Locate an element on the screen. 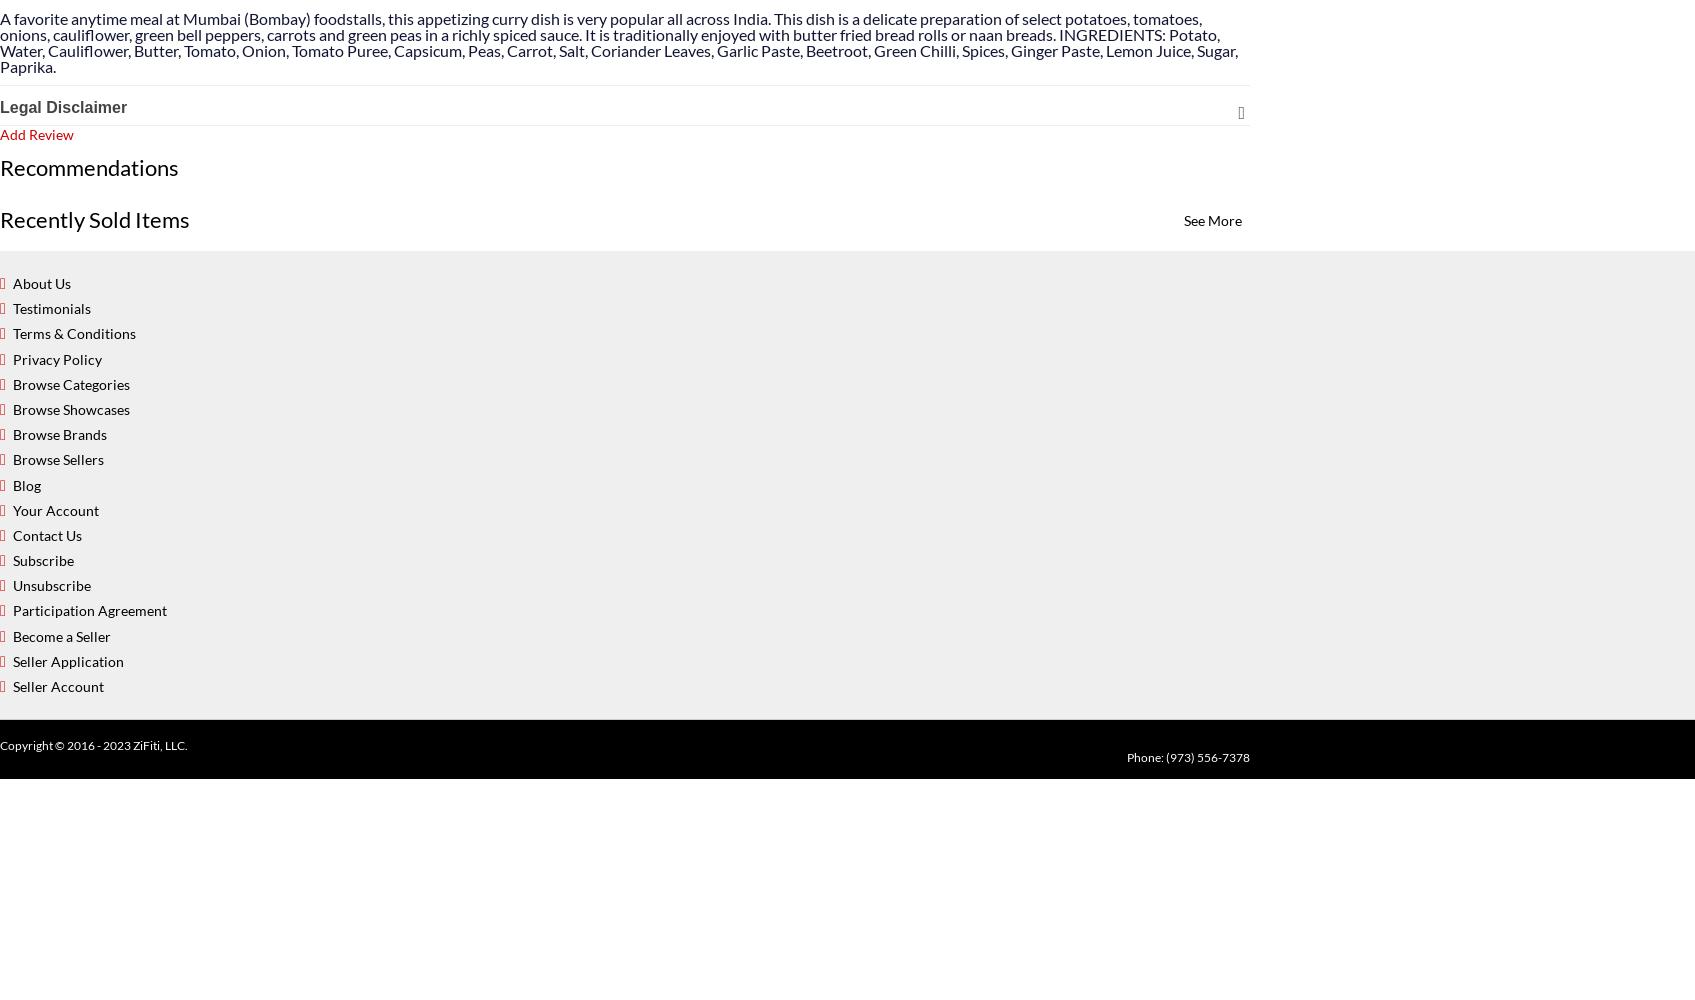 This screenshot has width=1695, height=1000. 'Terms & Conditions' is located at coordinates (72, 332).